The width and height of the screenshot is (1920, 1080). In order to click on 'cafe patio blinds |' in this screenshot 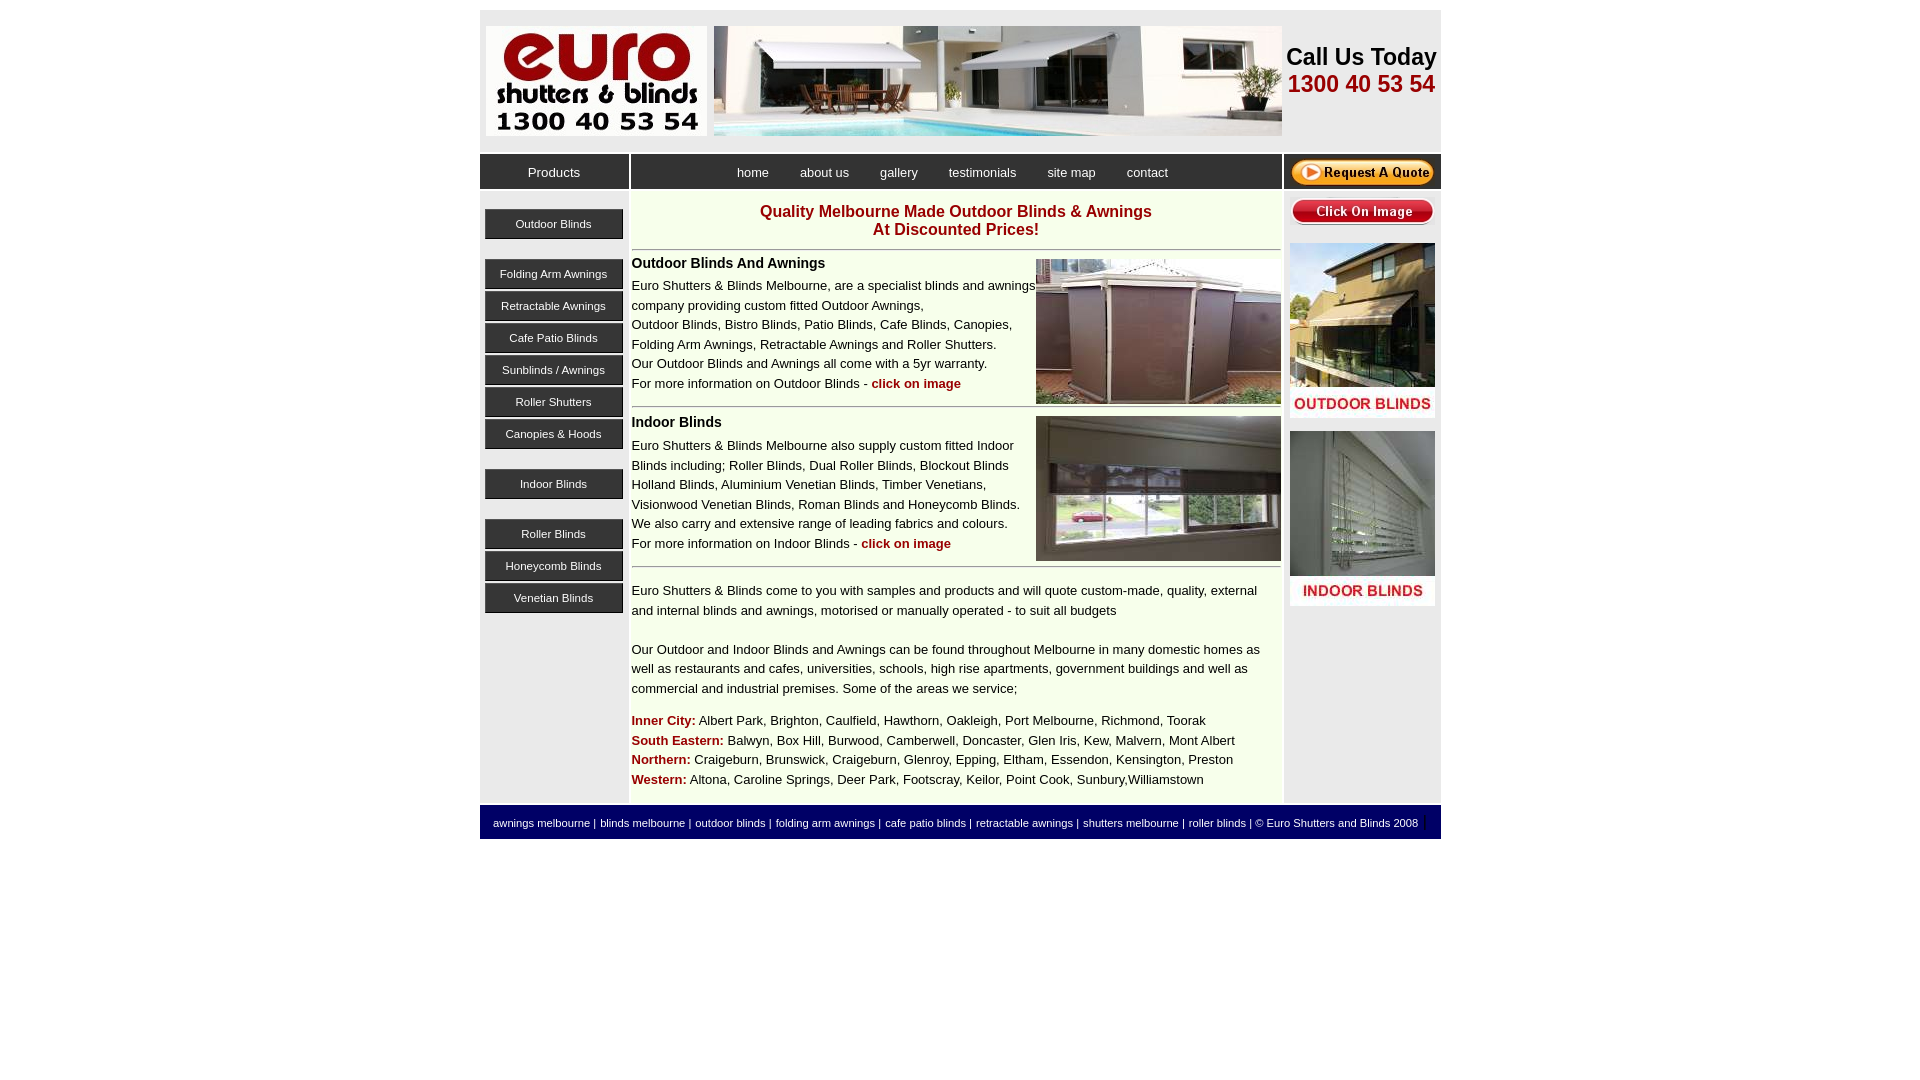, I will do `click(883, 822)`.